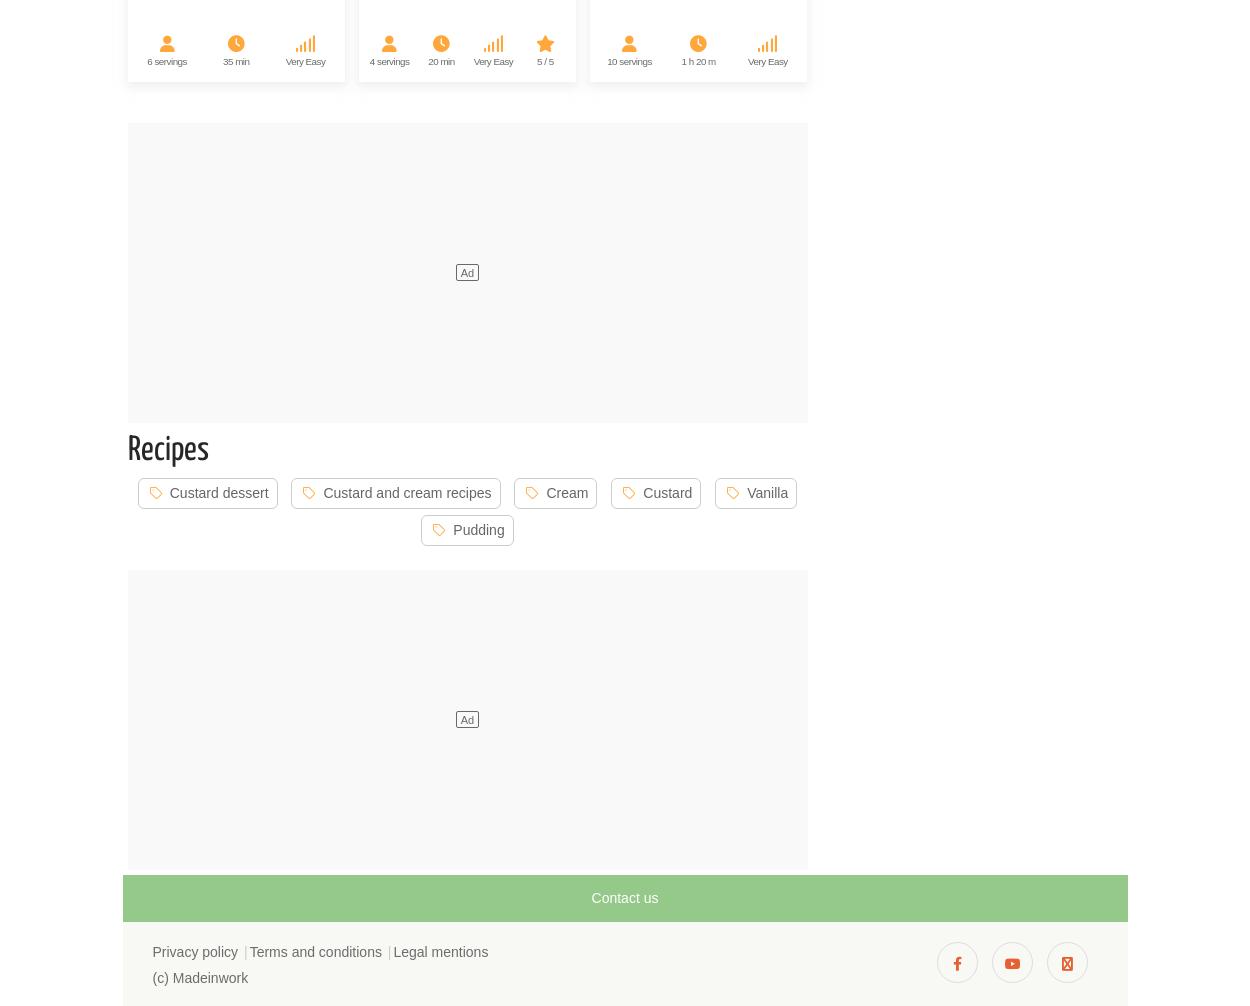 The height and width of the screenshot is (1006, 1250). What do you see at coordinates (606, 60) in the screenshot?
I see `'10'` at bounding box center [606, 60].